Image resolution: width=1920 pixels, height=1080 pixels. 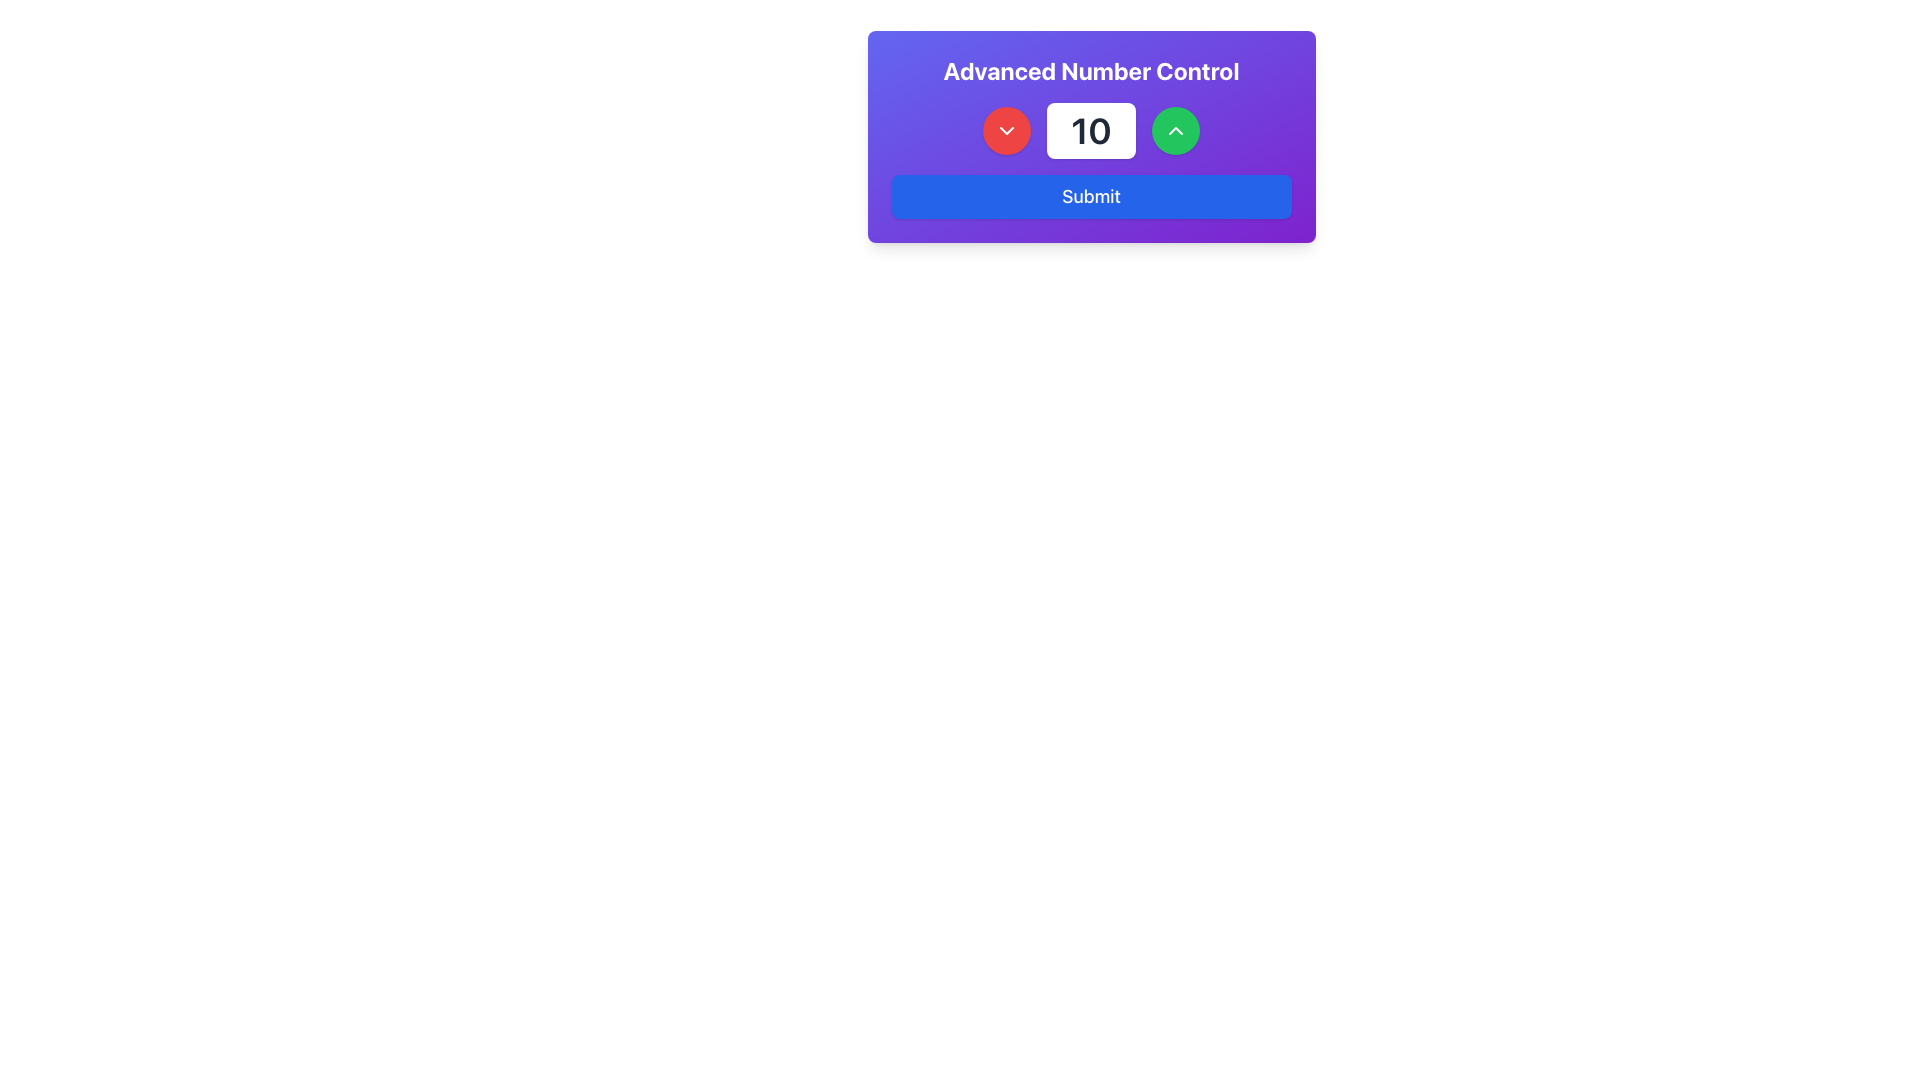 I want to click on the Text label that serves as the heading at the top center of the interface, so click(x=1090, y=69).